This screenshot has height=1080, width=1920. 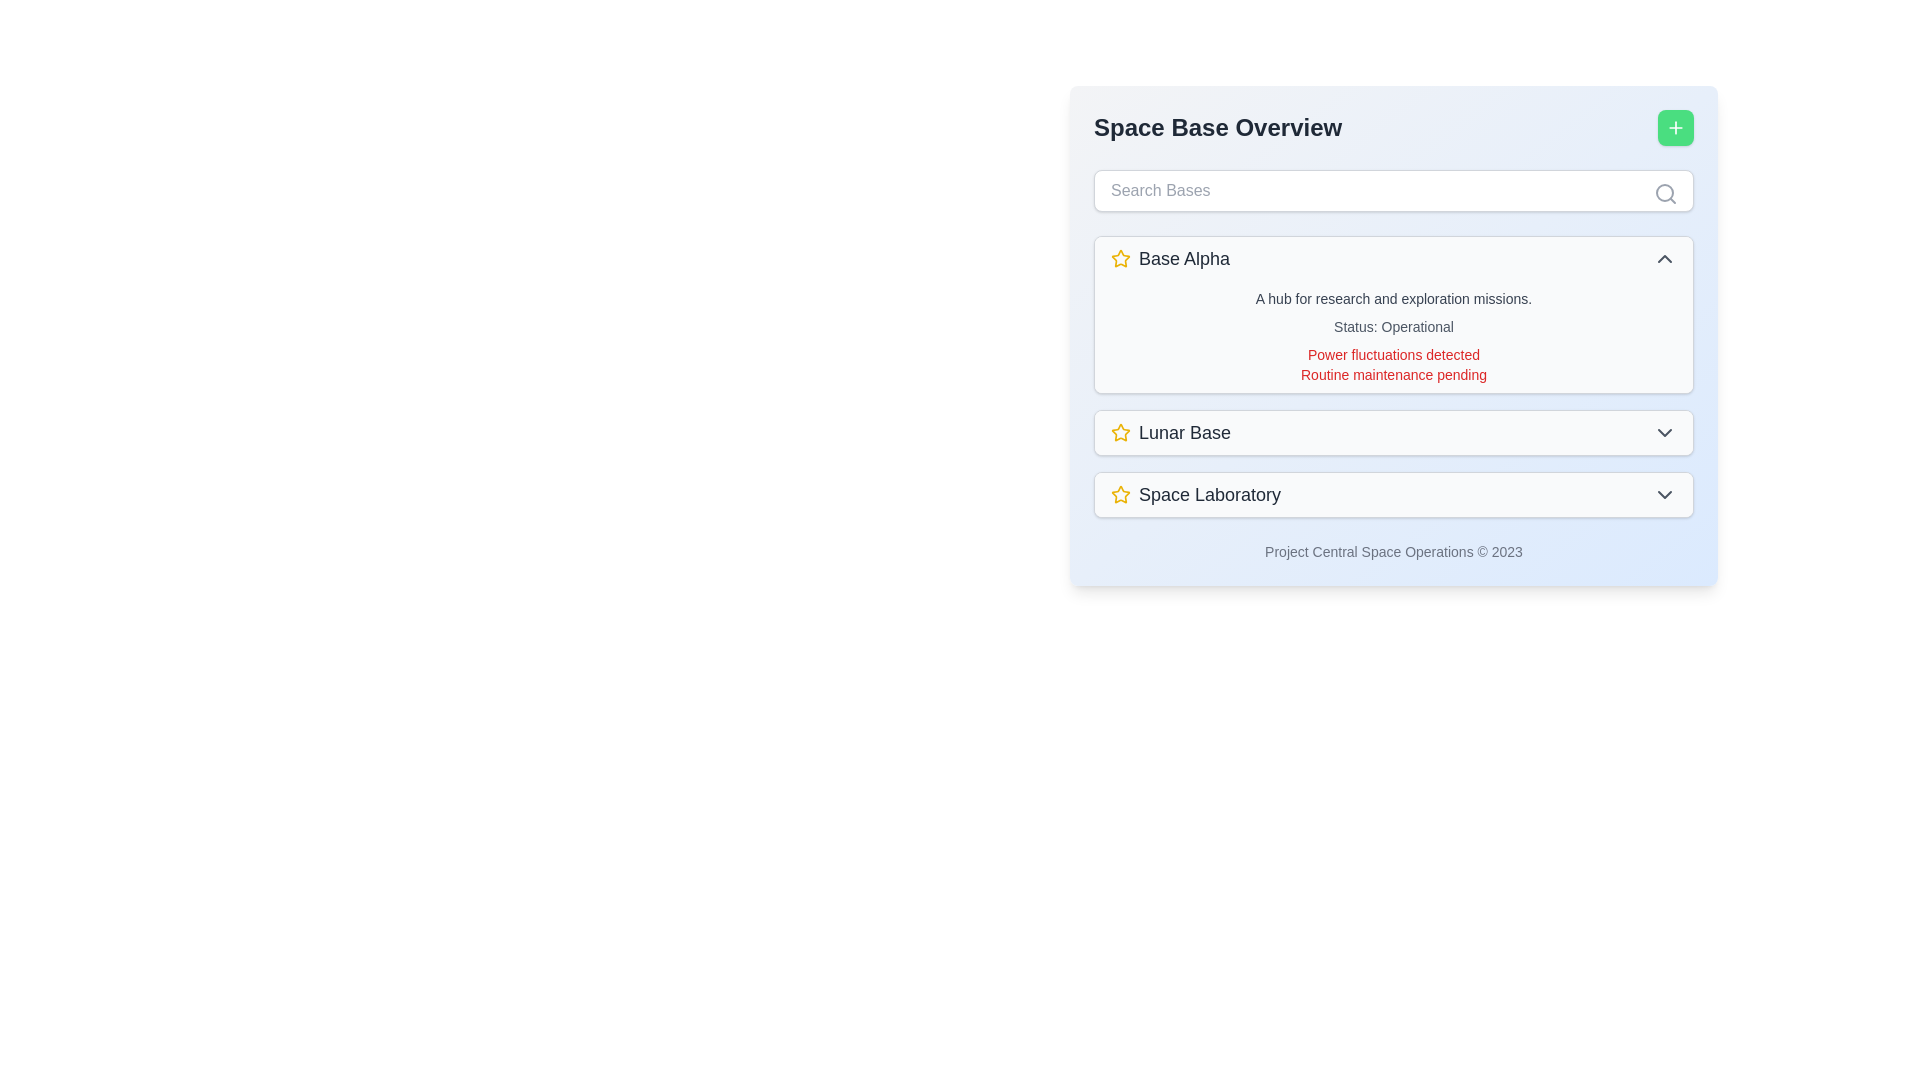 I want to click on the upward-pointing chevron icon with a gray stroke at the rightmost end of the 'Base Alpha' row, so click(x=1665, y=257).